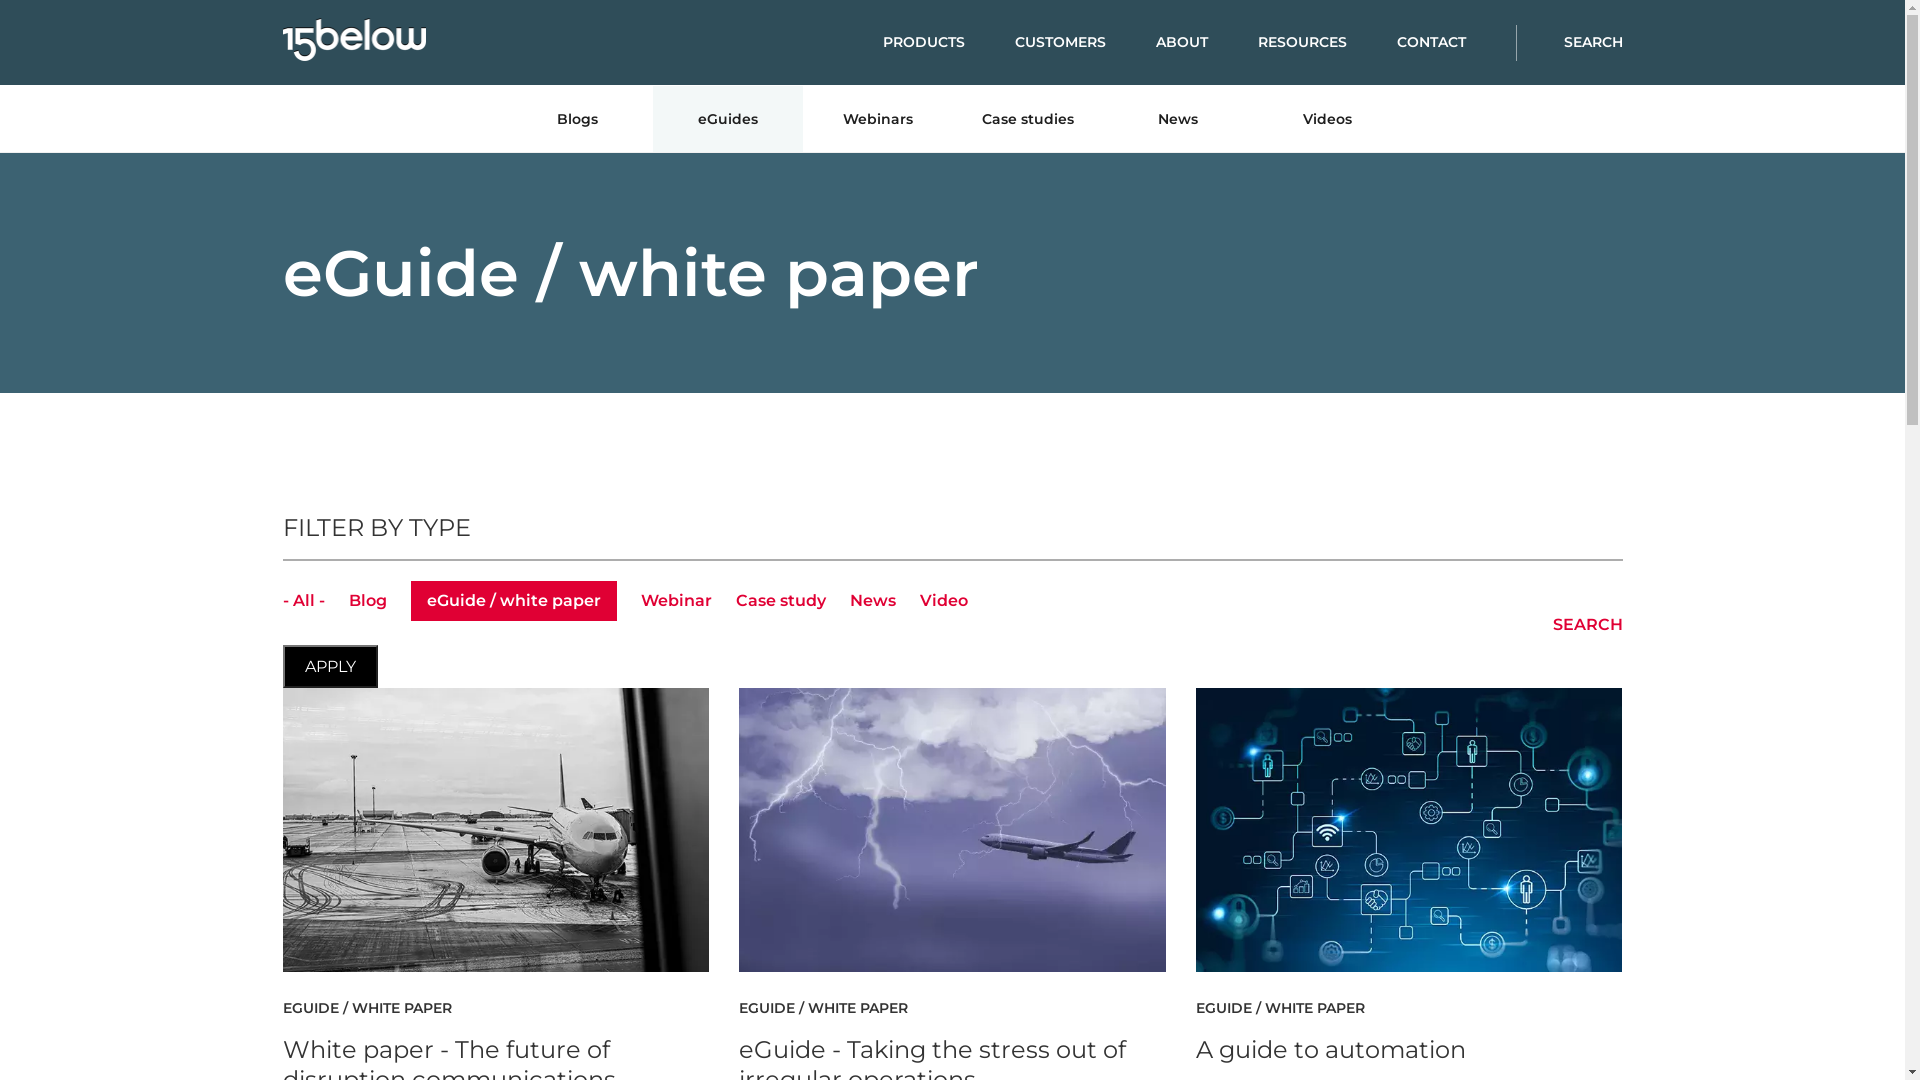  I want to click on 'Case studies', so click(1027, 119).